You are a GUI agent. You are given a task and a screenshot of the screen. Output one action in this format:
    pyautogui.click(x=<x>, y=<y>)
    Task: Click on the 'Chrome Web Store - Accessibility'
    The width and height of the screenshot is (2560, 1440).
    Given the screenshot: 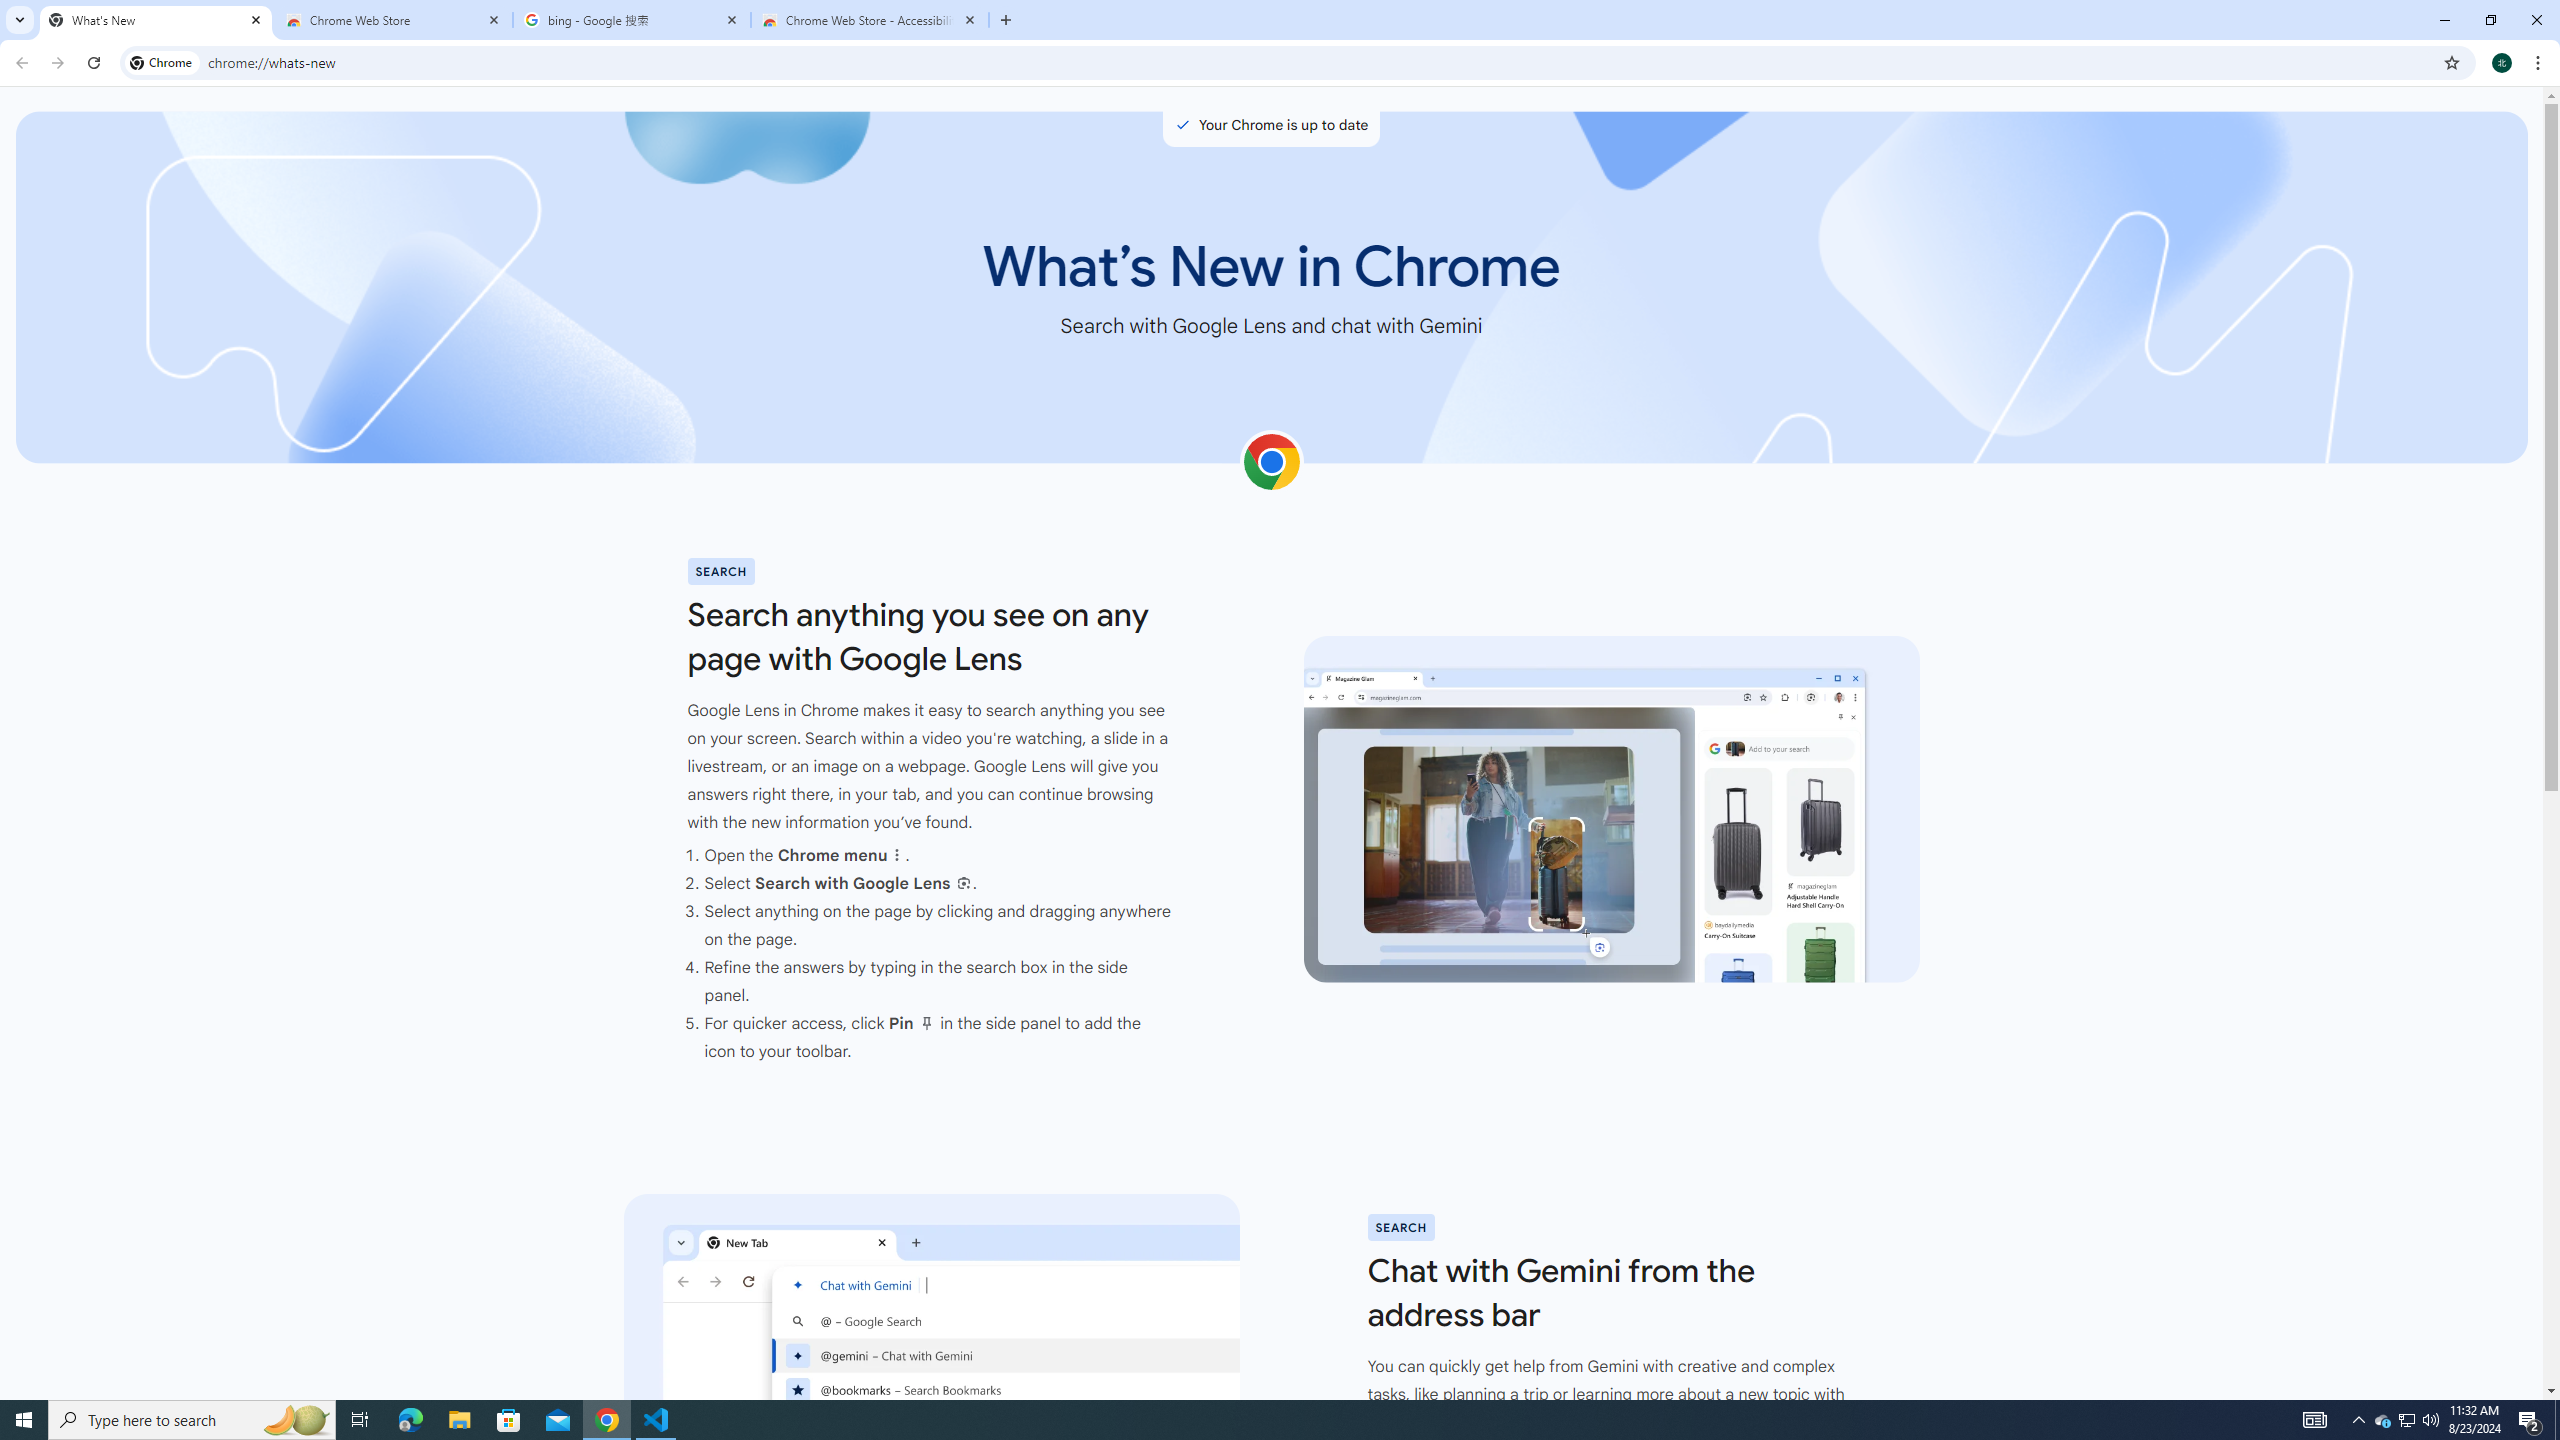 What is the action you would take?
    pyautogui.click(x=869, y=19)
    